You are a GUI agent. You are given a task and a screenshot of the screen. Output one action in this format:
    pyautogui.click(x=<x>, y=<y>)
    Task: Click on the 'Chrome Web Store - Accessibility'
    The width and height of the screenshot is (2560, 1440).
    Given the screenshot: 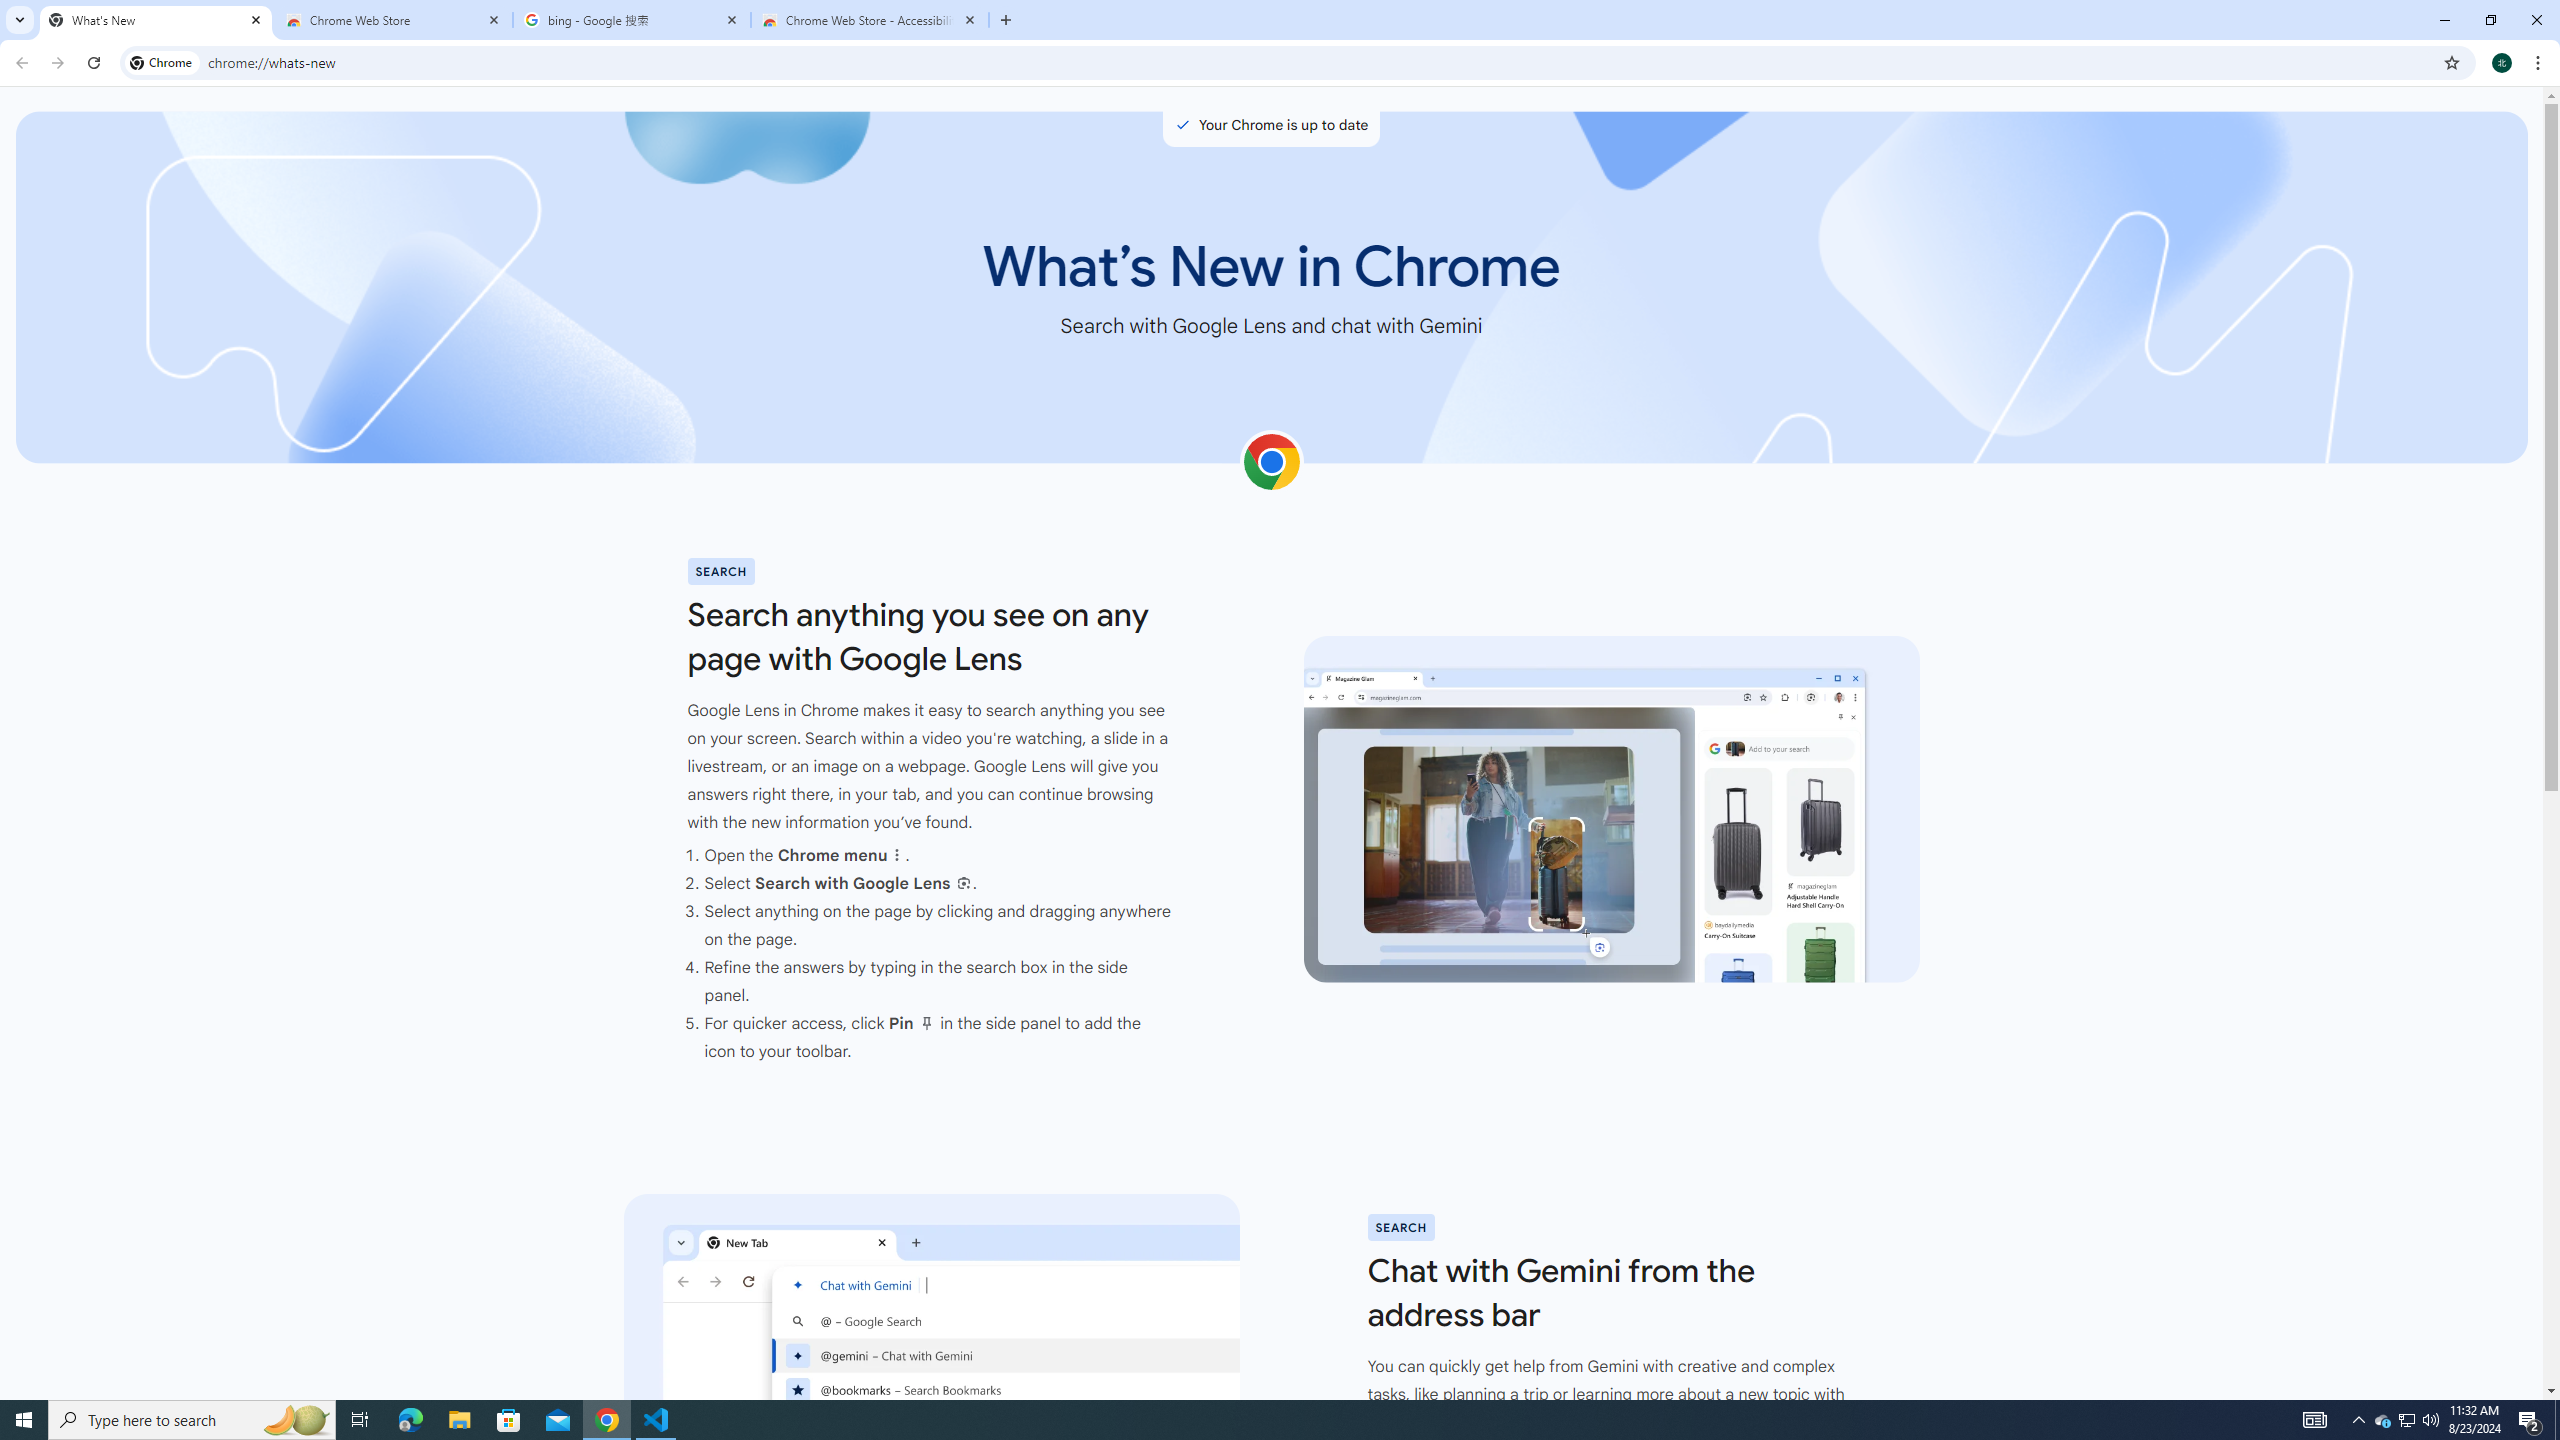 What is the action you would take?
    pyautogui.click(x=869, y=19)
    